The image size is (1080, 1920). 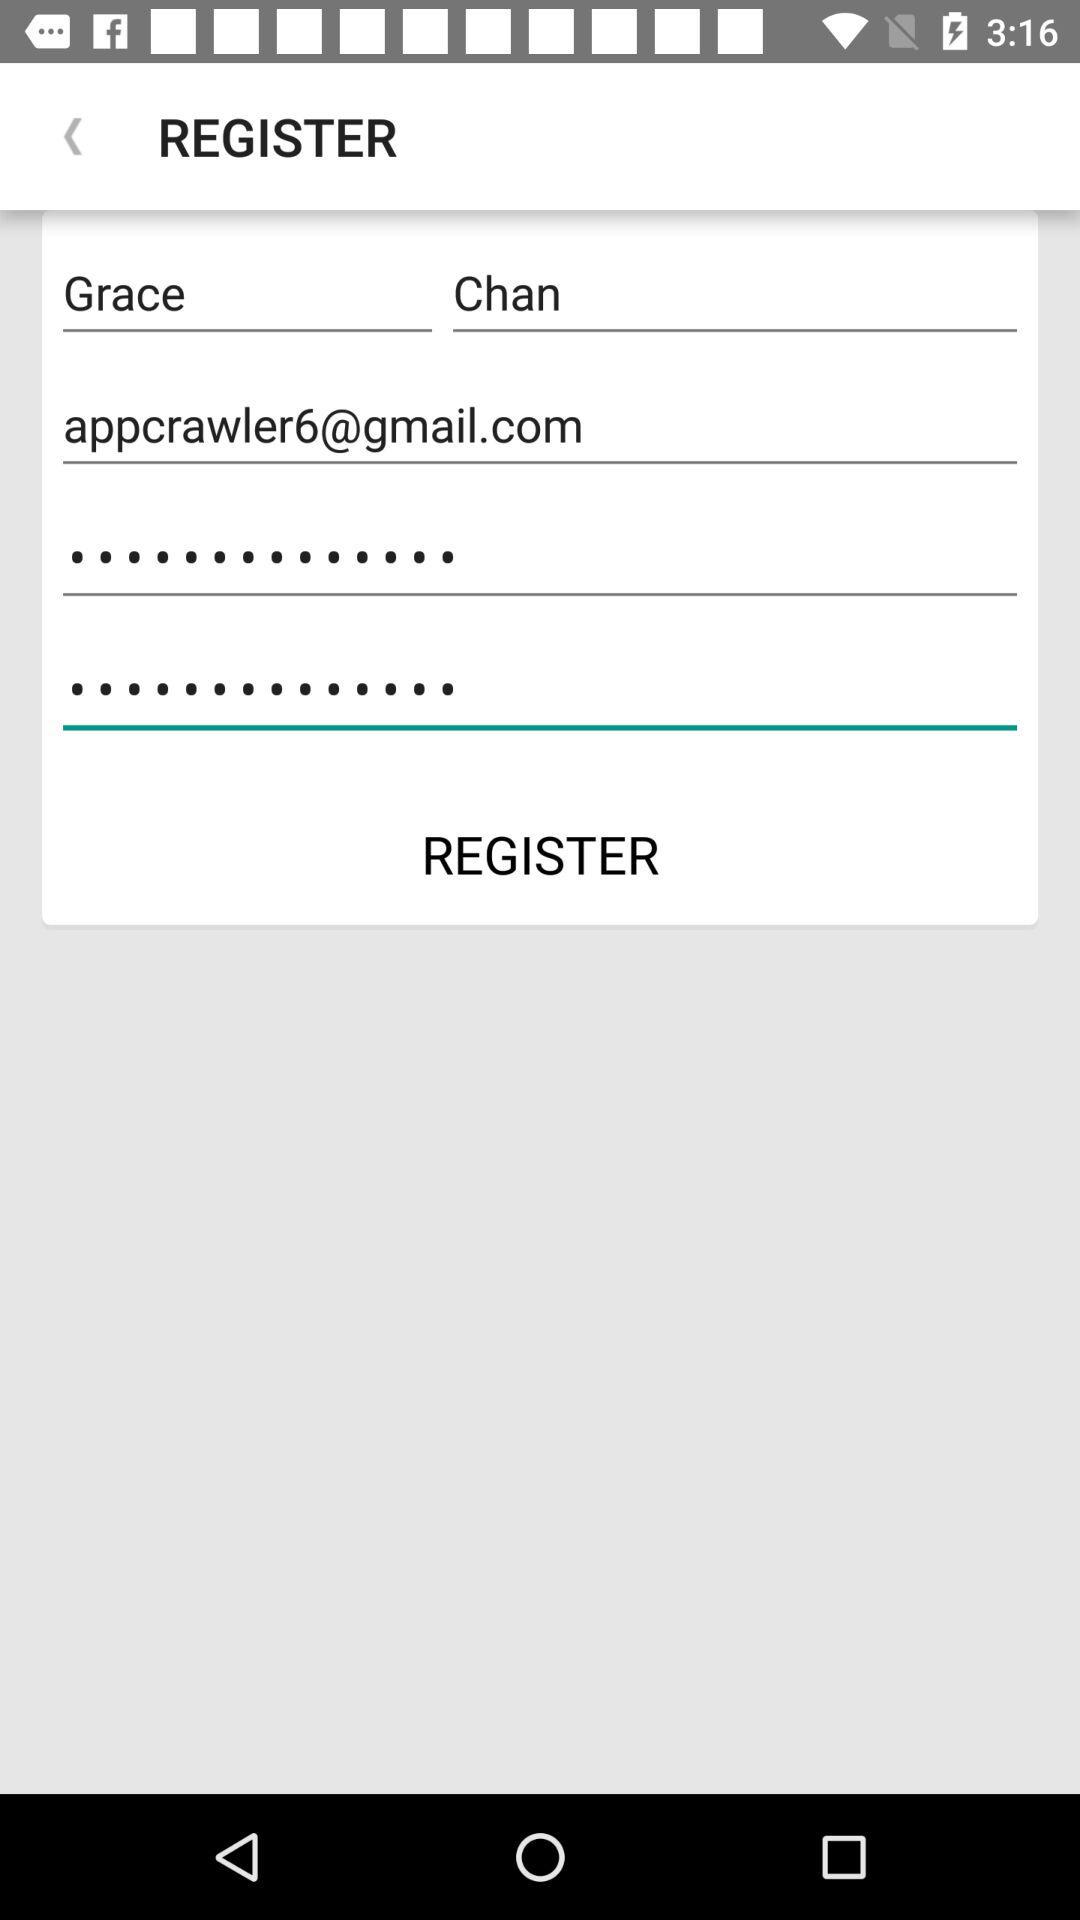 I want to click on icon to the left of the chan, so click(x=246, y=292).